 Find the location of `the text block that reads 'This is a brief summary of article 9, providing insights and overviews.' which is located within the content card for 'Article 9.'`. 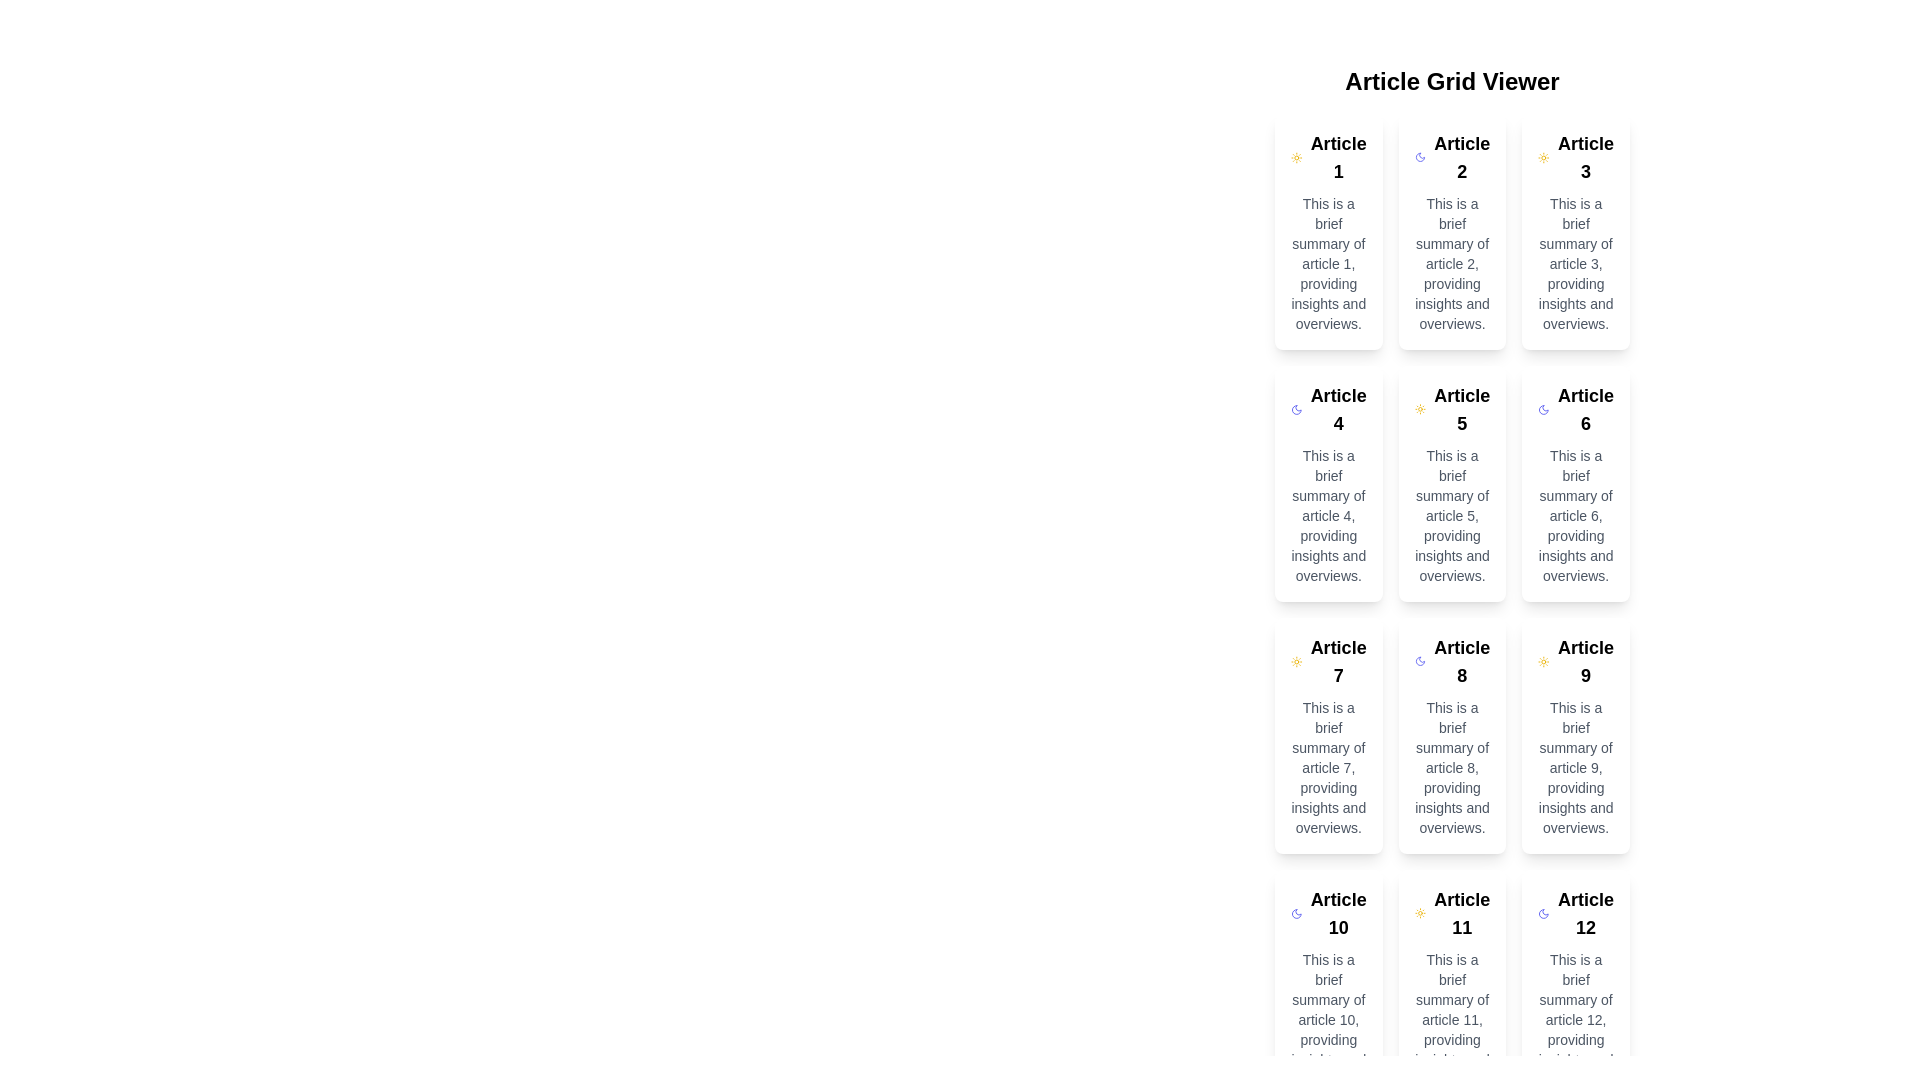

the text block that reads 'This is a brief summary of article 9, providing insights and overviews.' which is located within the content card for 'Article 9.' is located at coordinates (1575, 766).